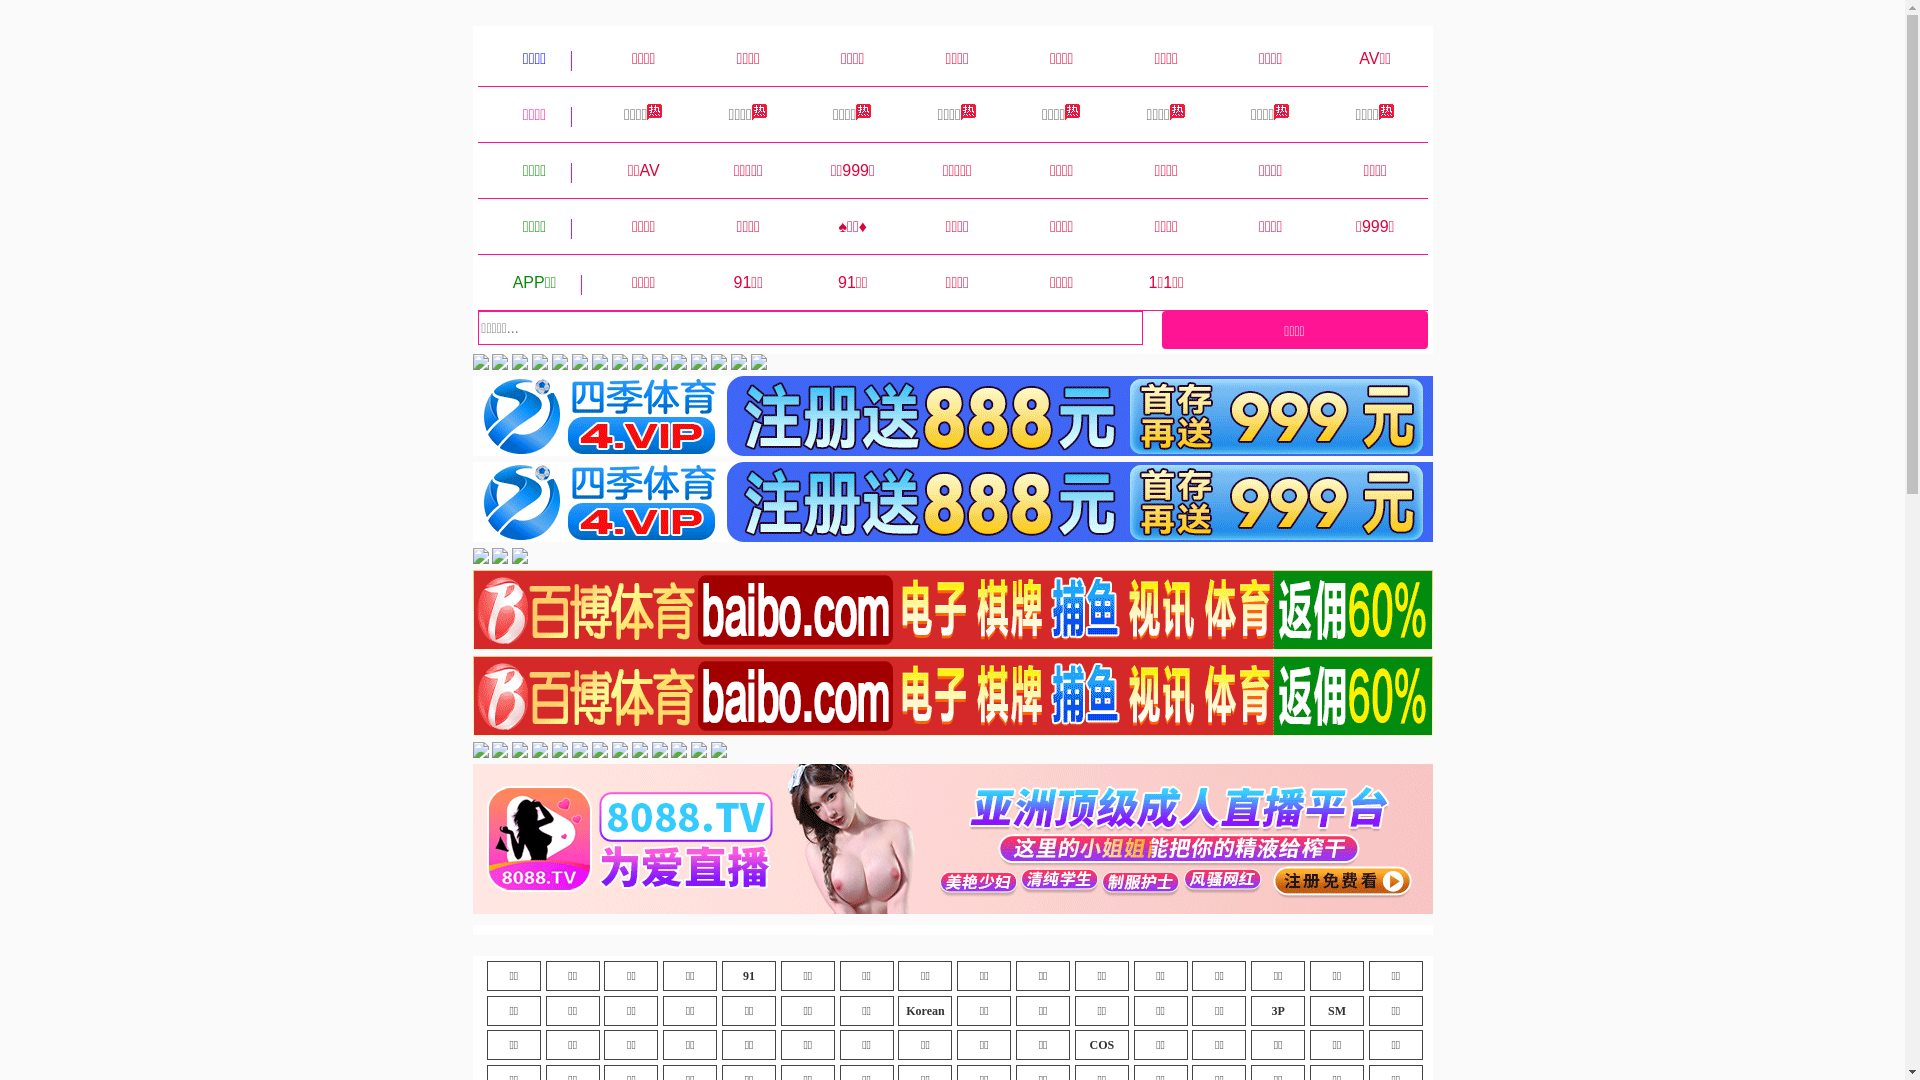 Image resolution: width=1920 pixels, height=1080 pixels. What do you see at coordinates (747, 974) in the screenshot?
I see `'91'` at bounding box center [747, 974].